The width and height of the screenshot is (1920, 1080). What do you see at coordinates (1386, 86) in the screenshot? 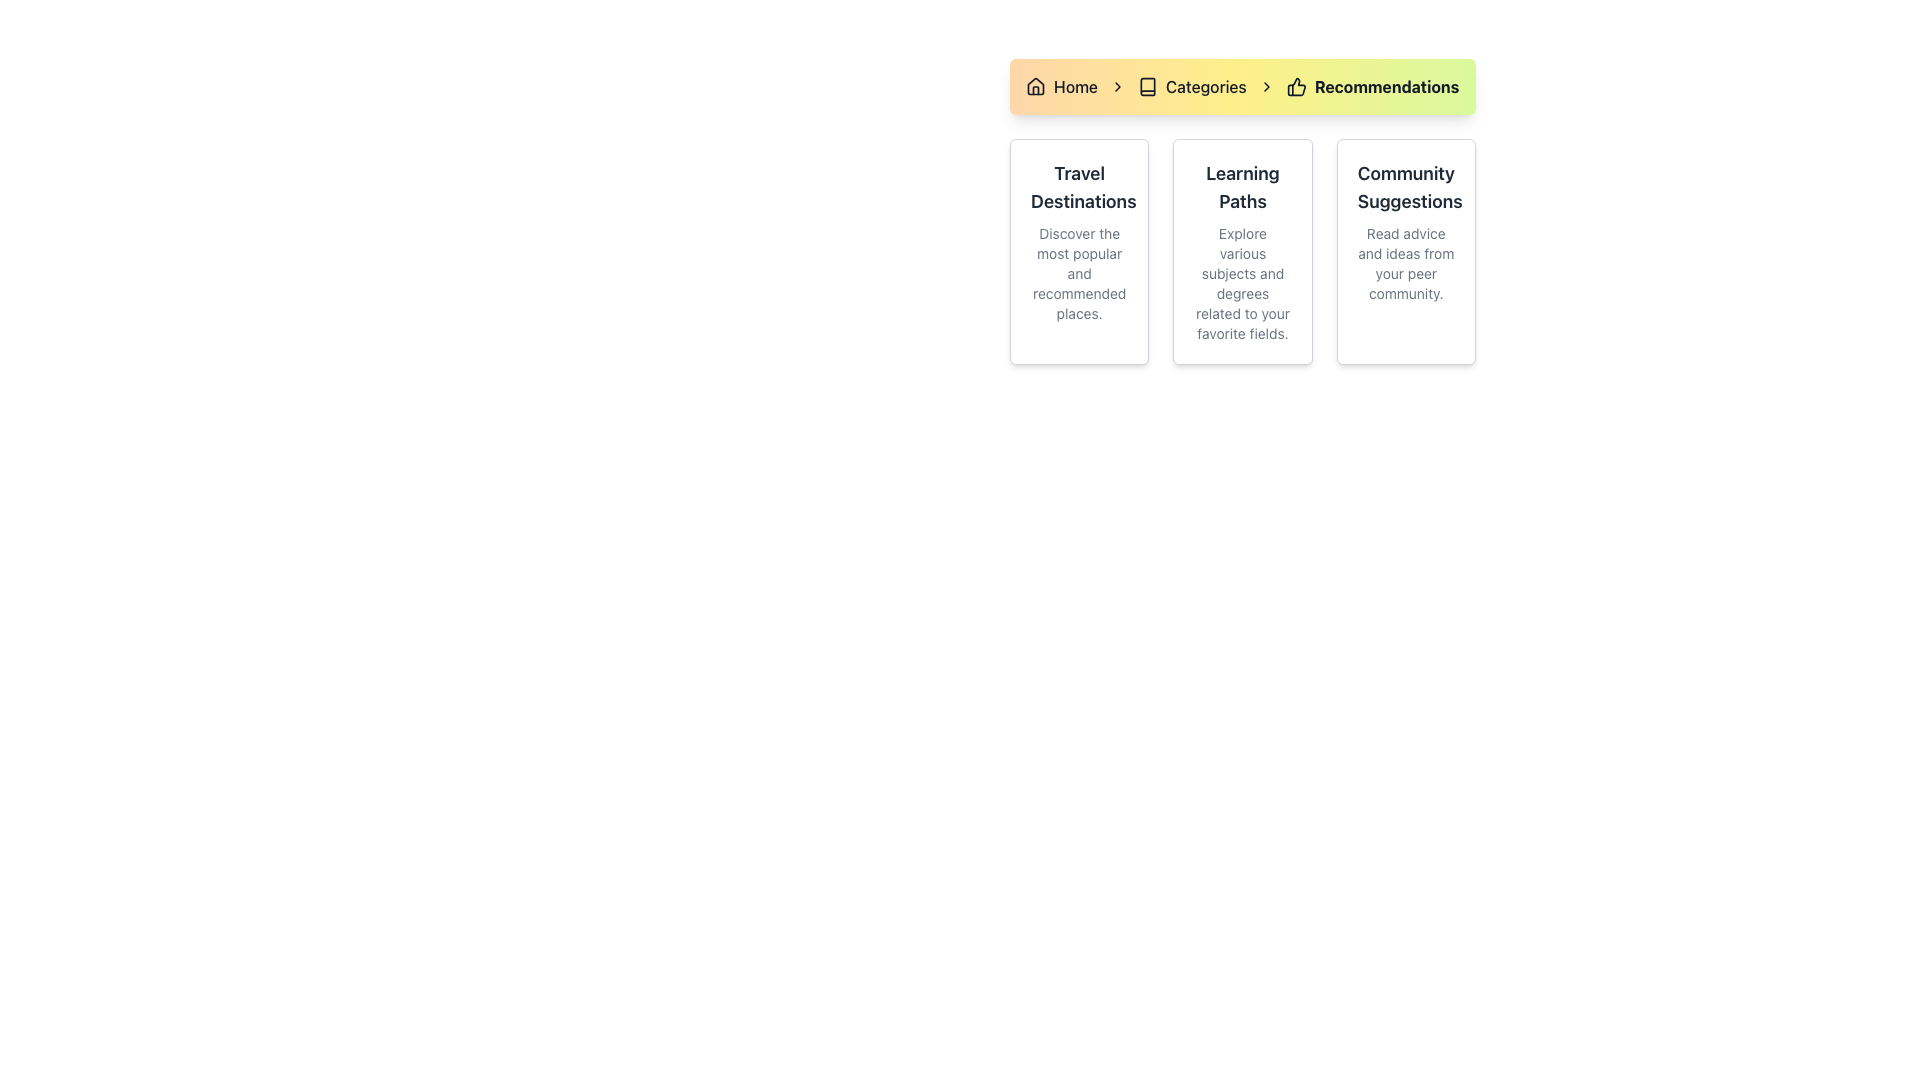
I see `the content of the Text Label that serves as a breadcrumb indicator, located at the end of the breadcrumb navigation bar, following the thumbs-up icon` at bounding box center [1386, 86].